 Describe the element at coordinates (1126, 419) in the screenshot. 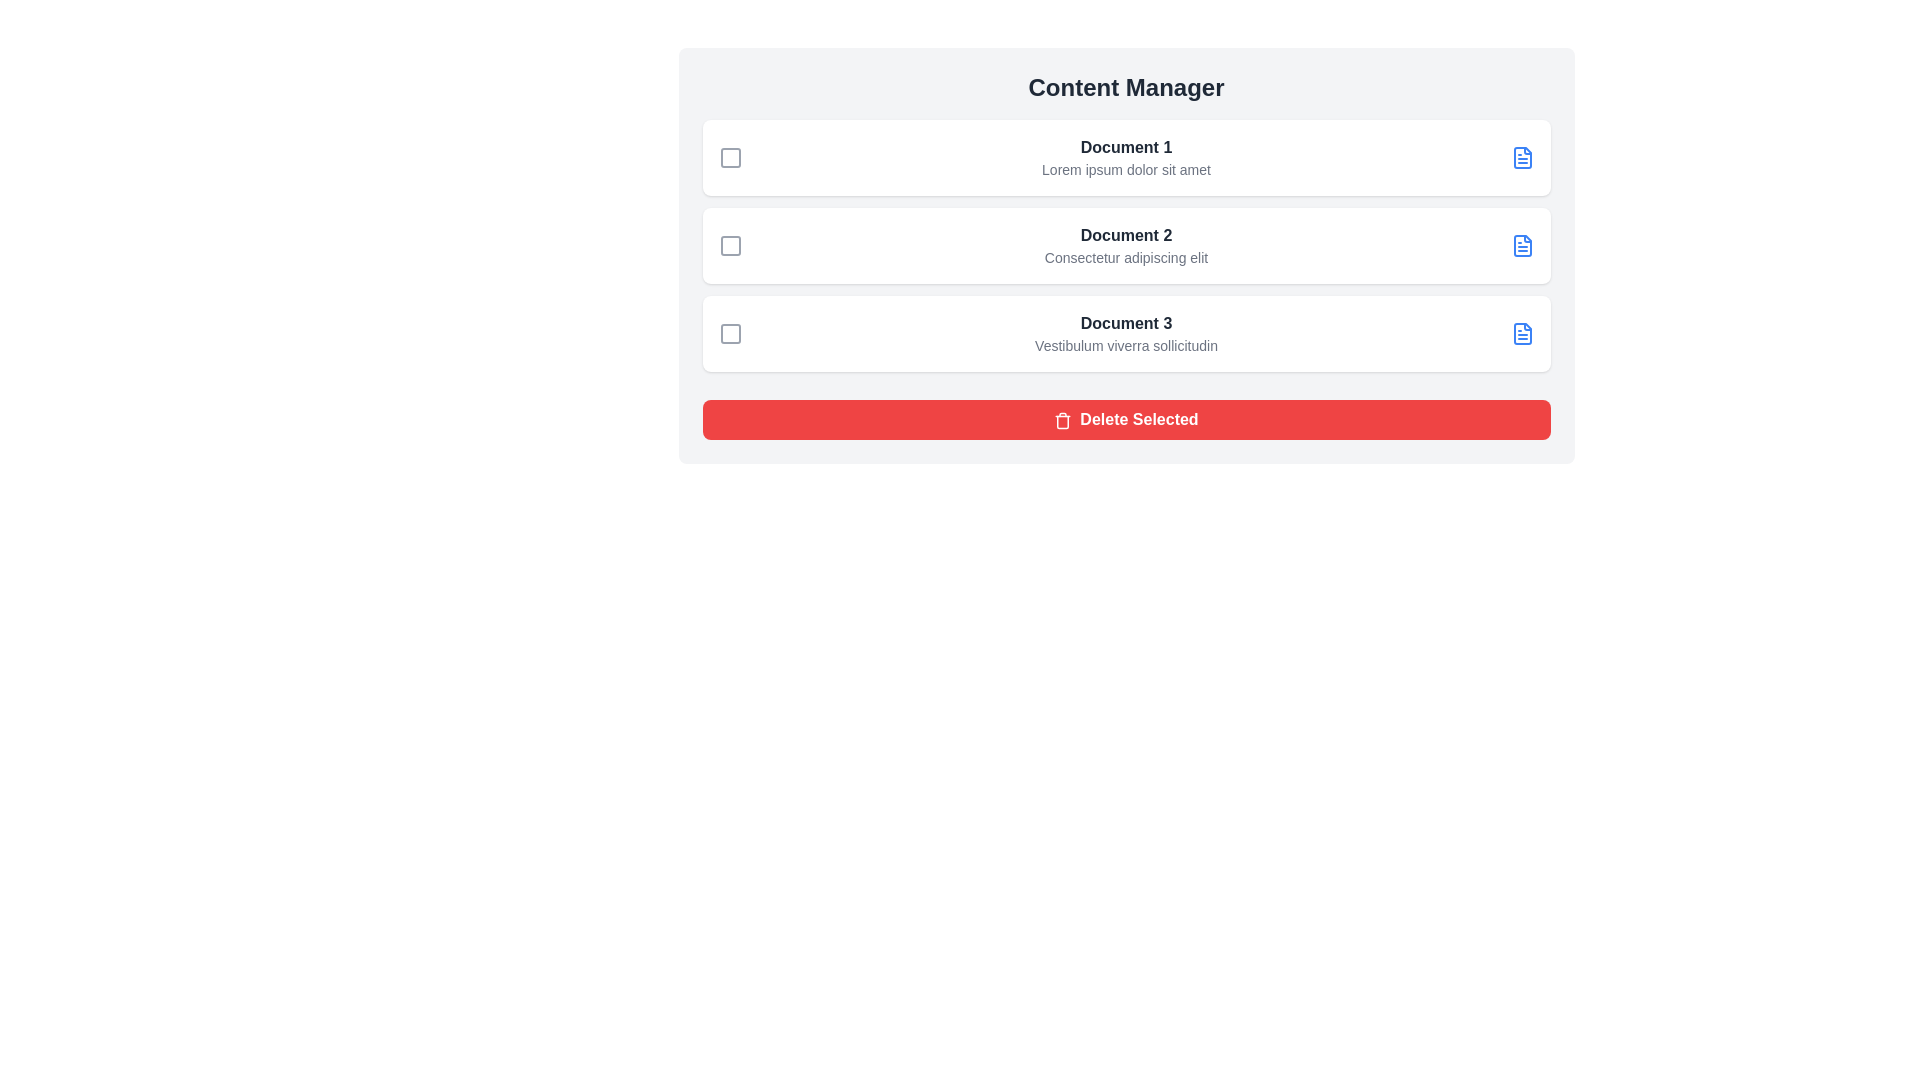

I see `the 'Delete Selected' button to delete all selected documents` at that location.